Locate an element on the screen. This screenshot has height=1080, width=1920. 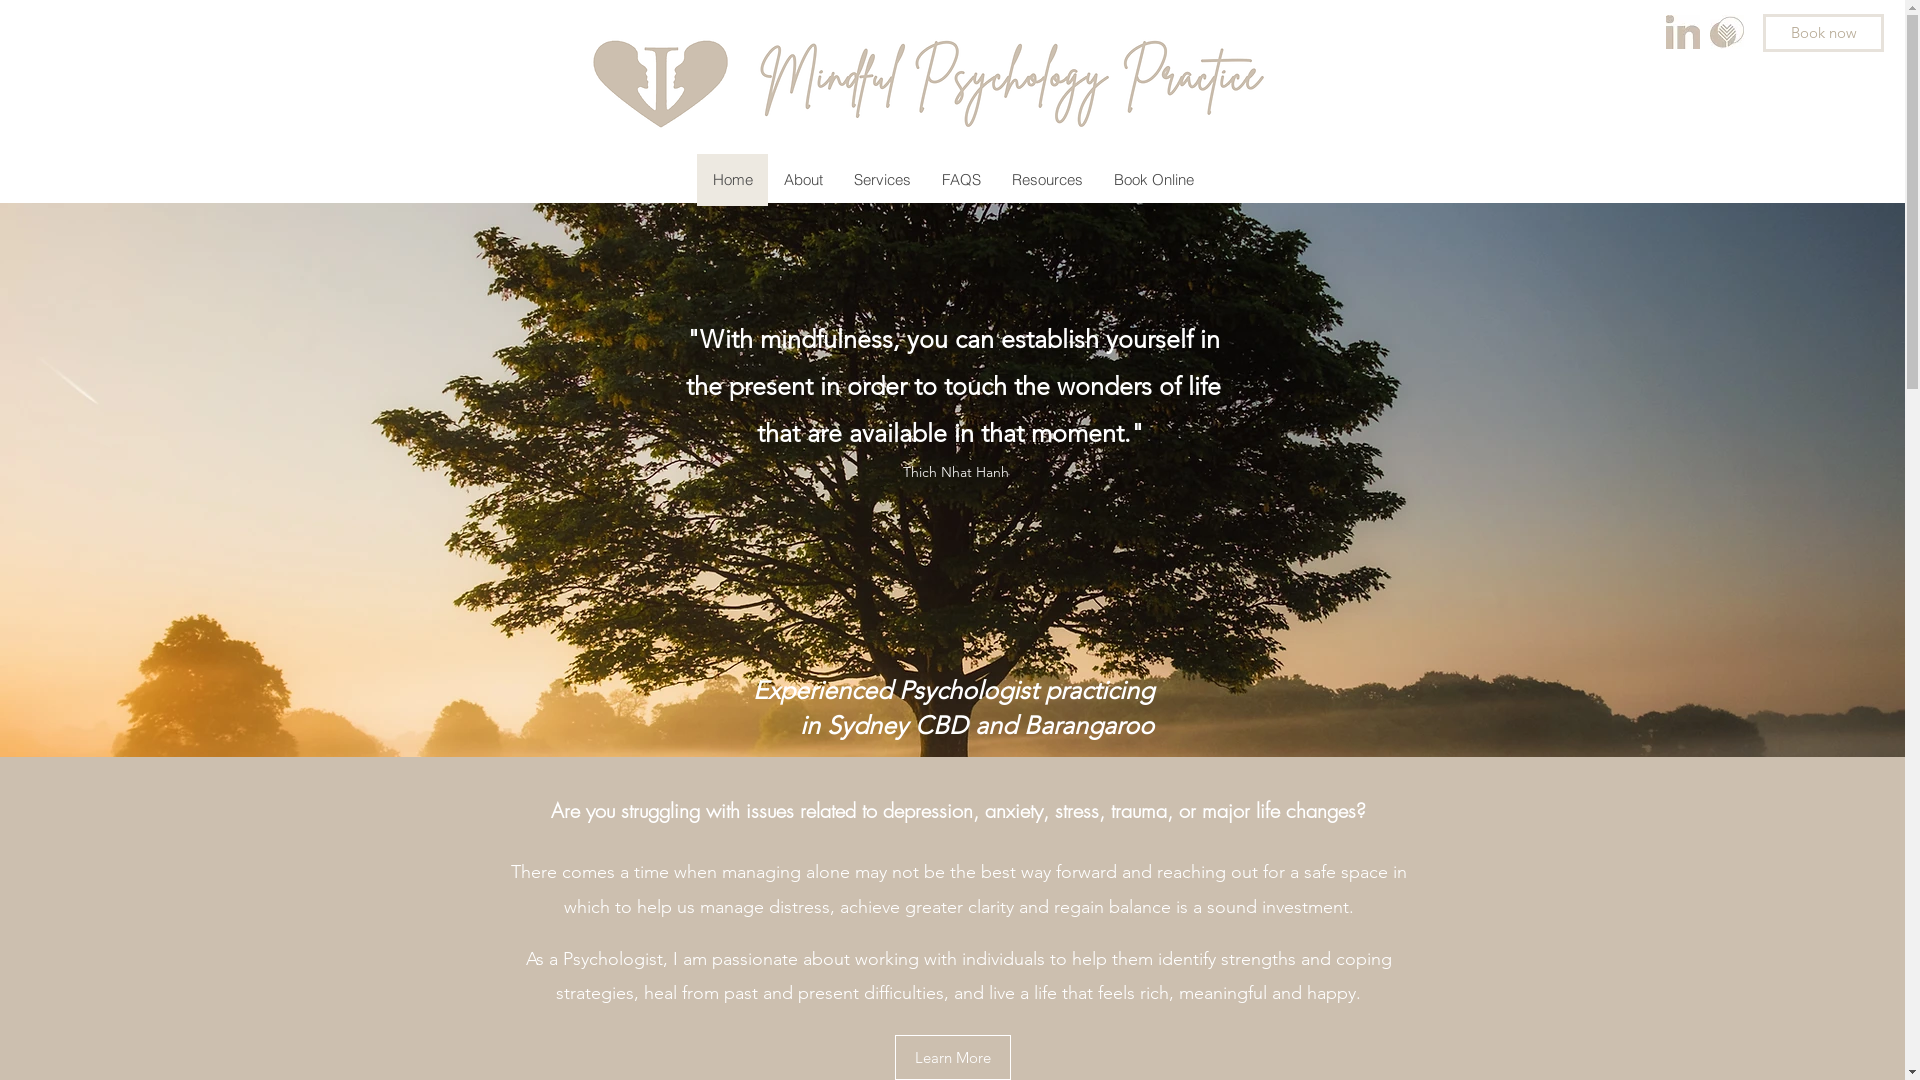
'Home' is located at coordinates (730, 180).